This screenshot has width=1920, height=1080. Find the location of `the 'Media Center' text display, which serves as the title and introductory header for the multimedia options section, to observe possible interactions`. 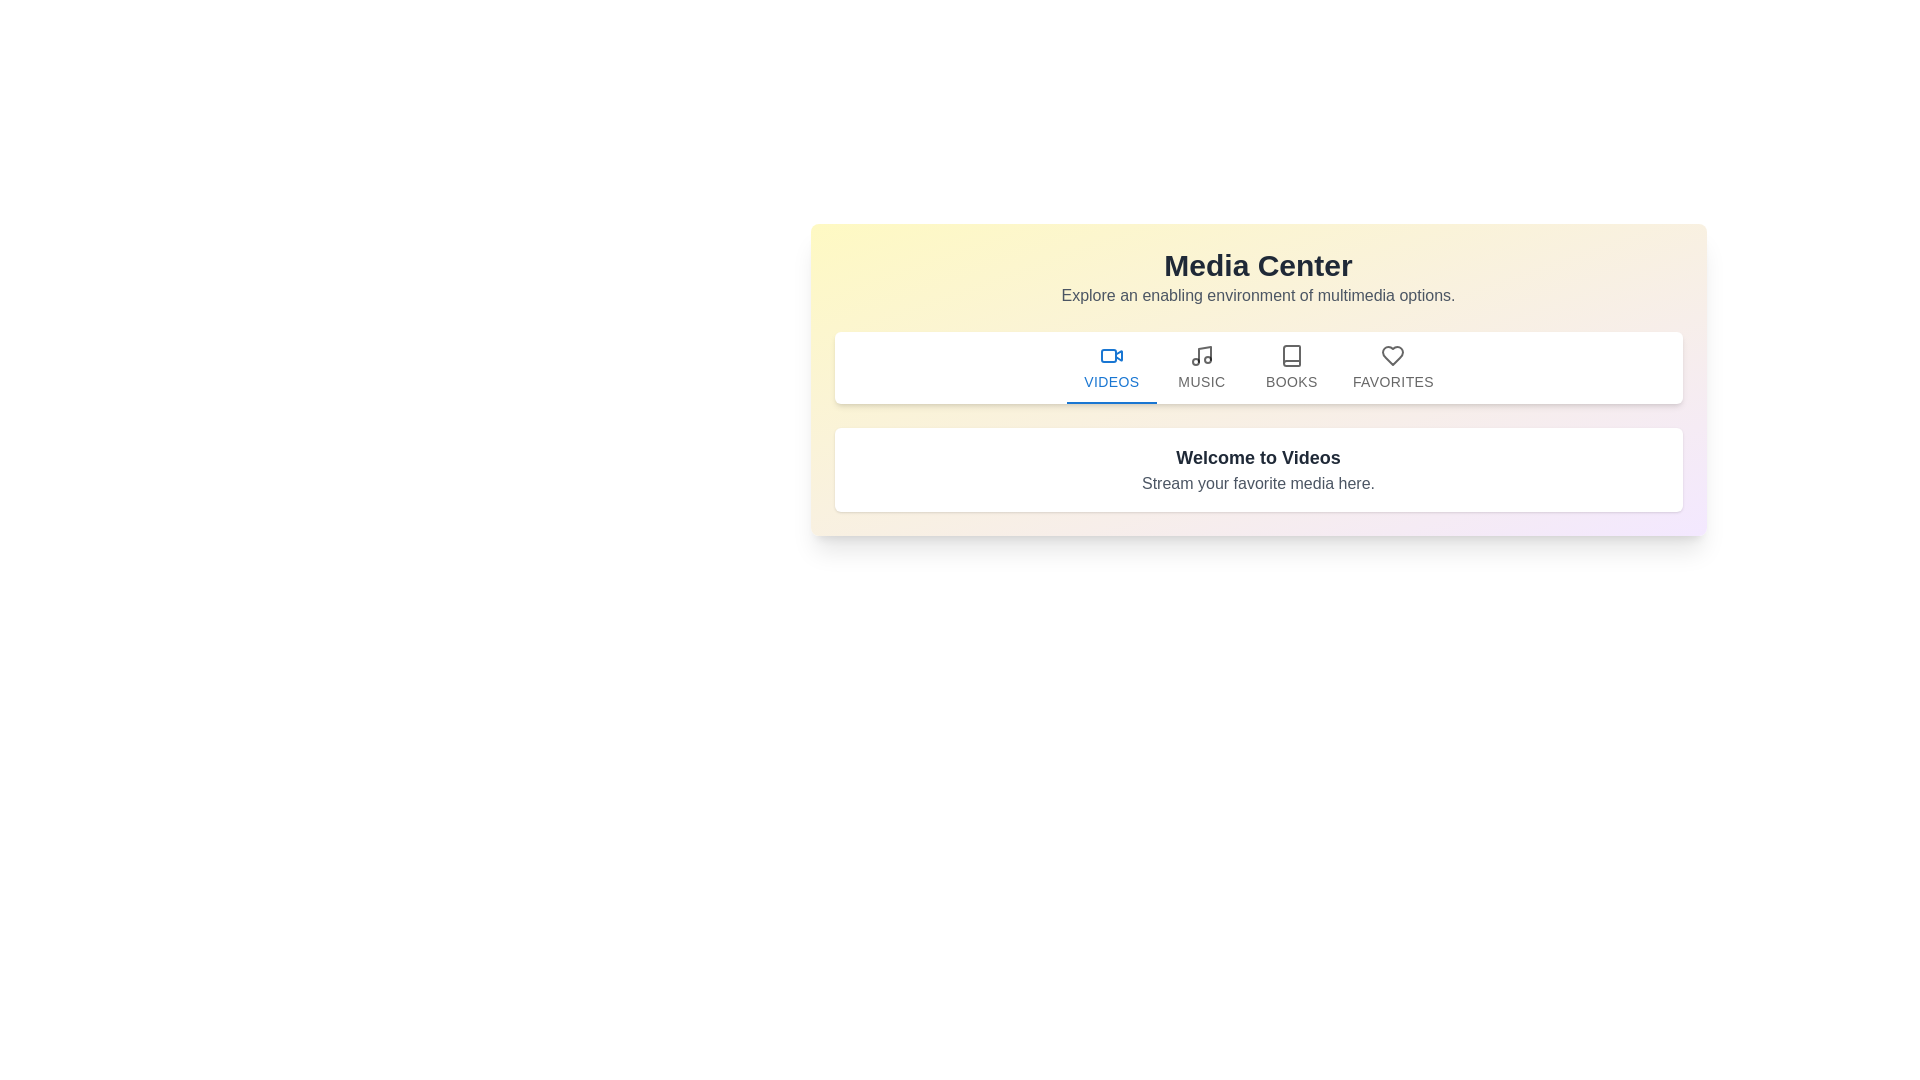

the 'Media Center' text display, which serves as the title and introductory header for the multimedia options section, to observe possible interactions is located at coordinates (1257, 277).